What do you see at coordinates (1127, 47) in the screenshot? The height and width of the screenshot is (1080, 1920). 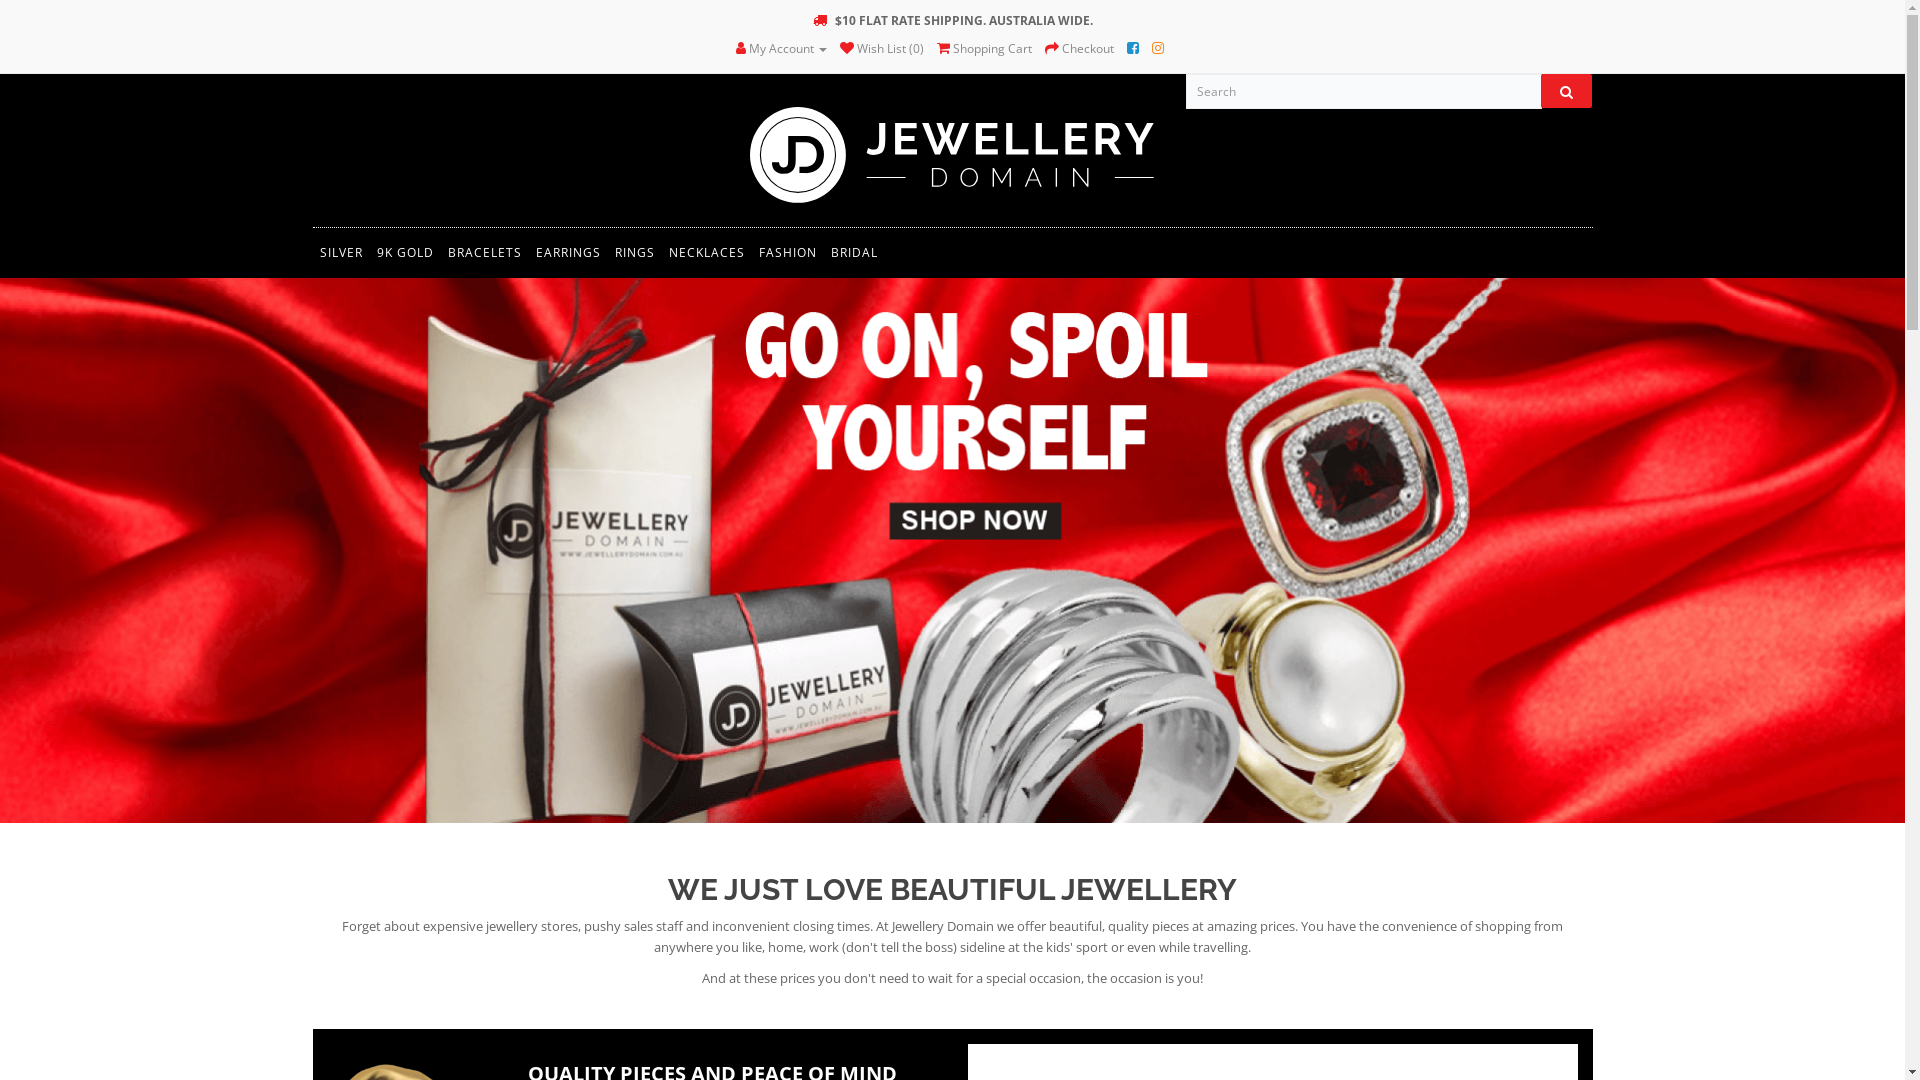 I see `'Join us on Facebook'` at bounding box center [1127, 47].